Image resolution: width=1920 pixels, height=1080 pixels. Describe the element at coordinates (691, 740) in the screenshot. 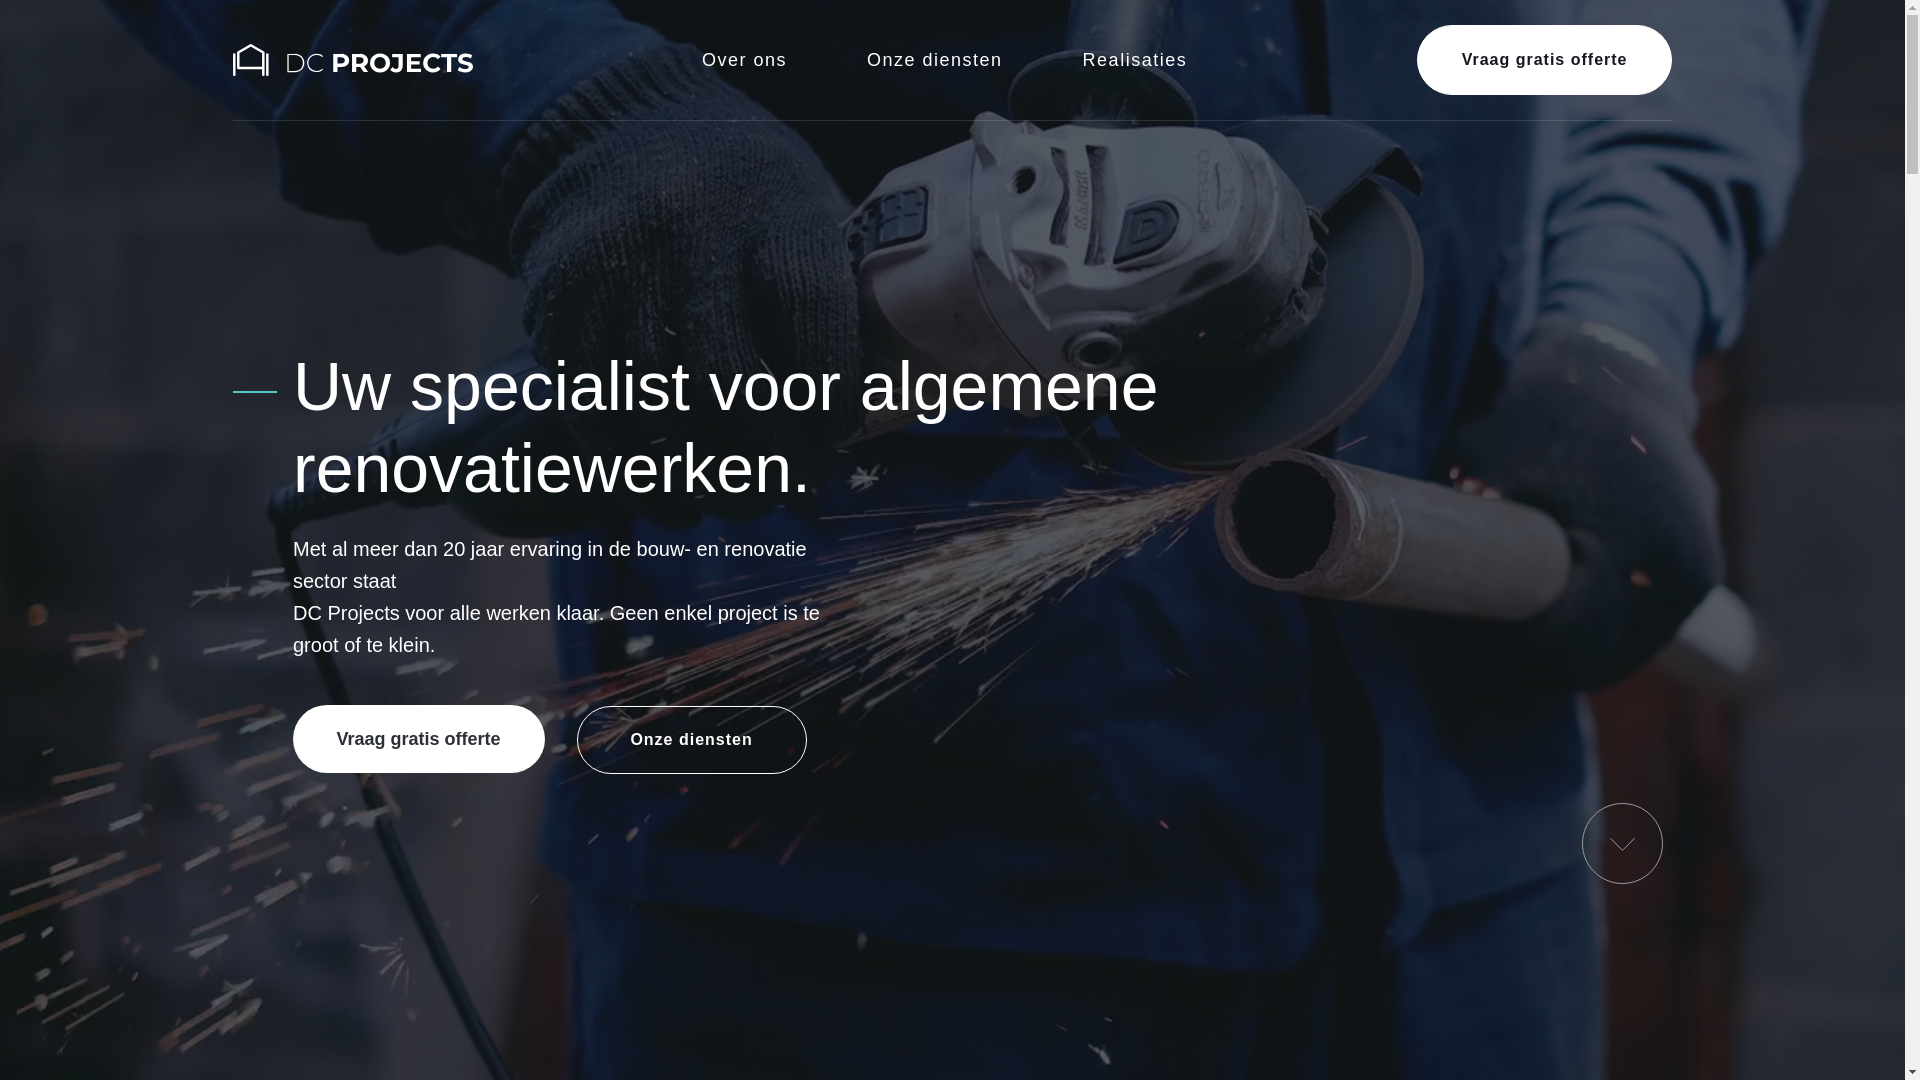

I see `'Onze diensten'` at that location.